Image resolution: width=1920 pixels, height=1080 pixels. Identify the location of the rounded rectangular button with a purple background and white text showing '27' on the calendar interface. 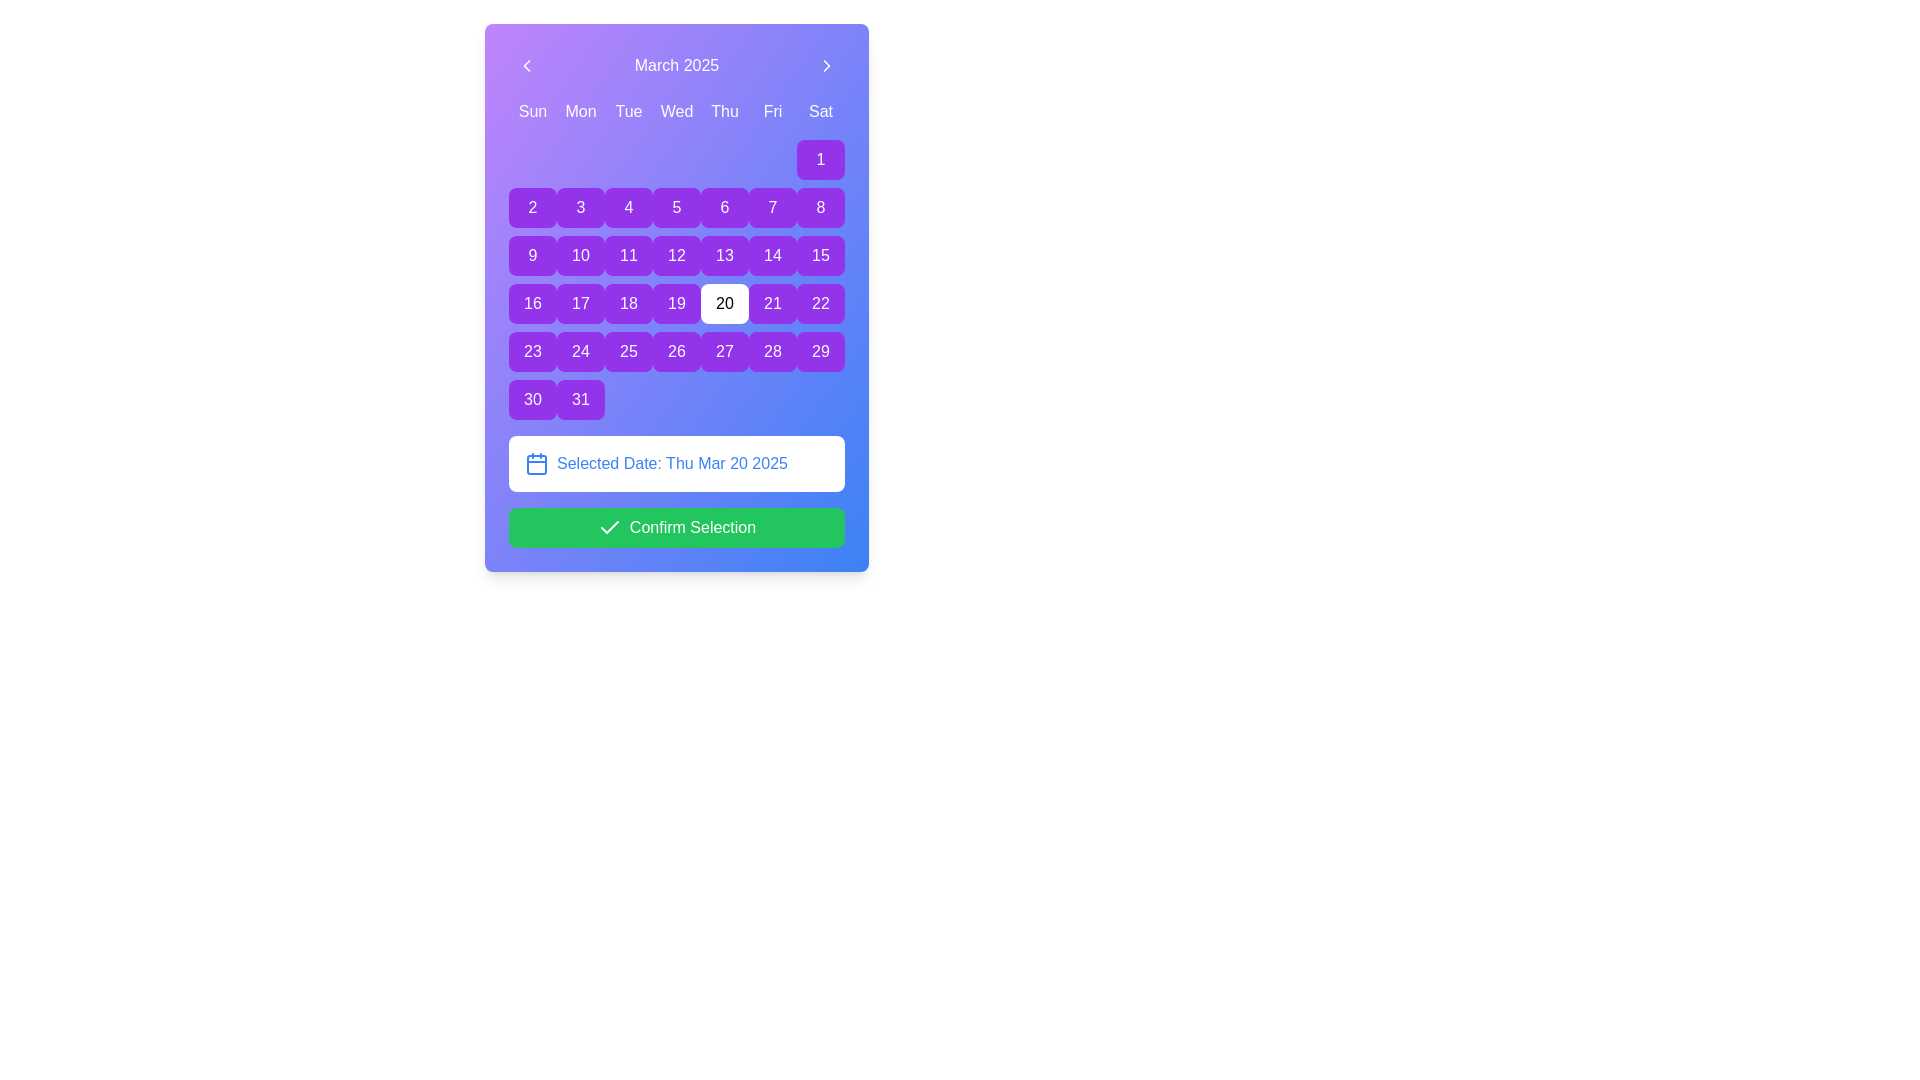
(723, 350).